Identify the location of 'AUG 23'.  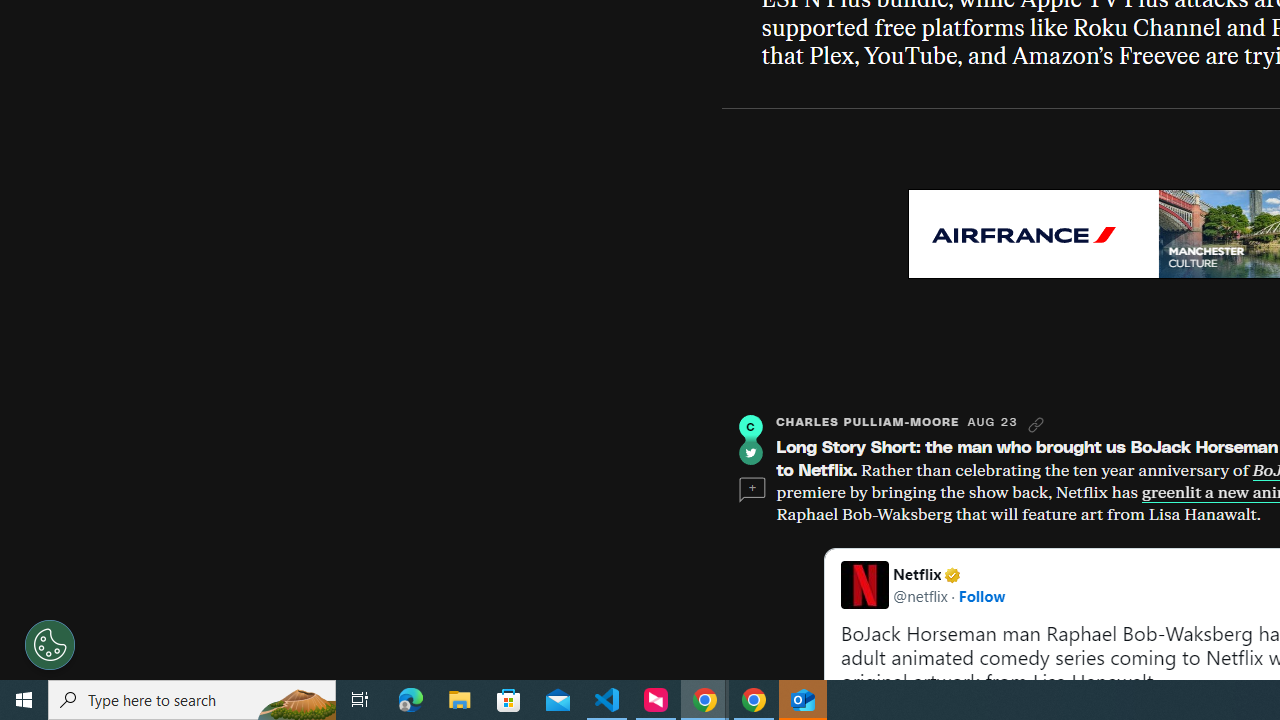
(992, 421).